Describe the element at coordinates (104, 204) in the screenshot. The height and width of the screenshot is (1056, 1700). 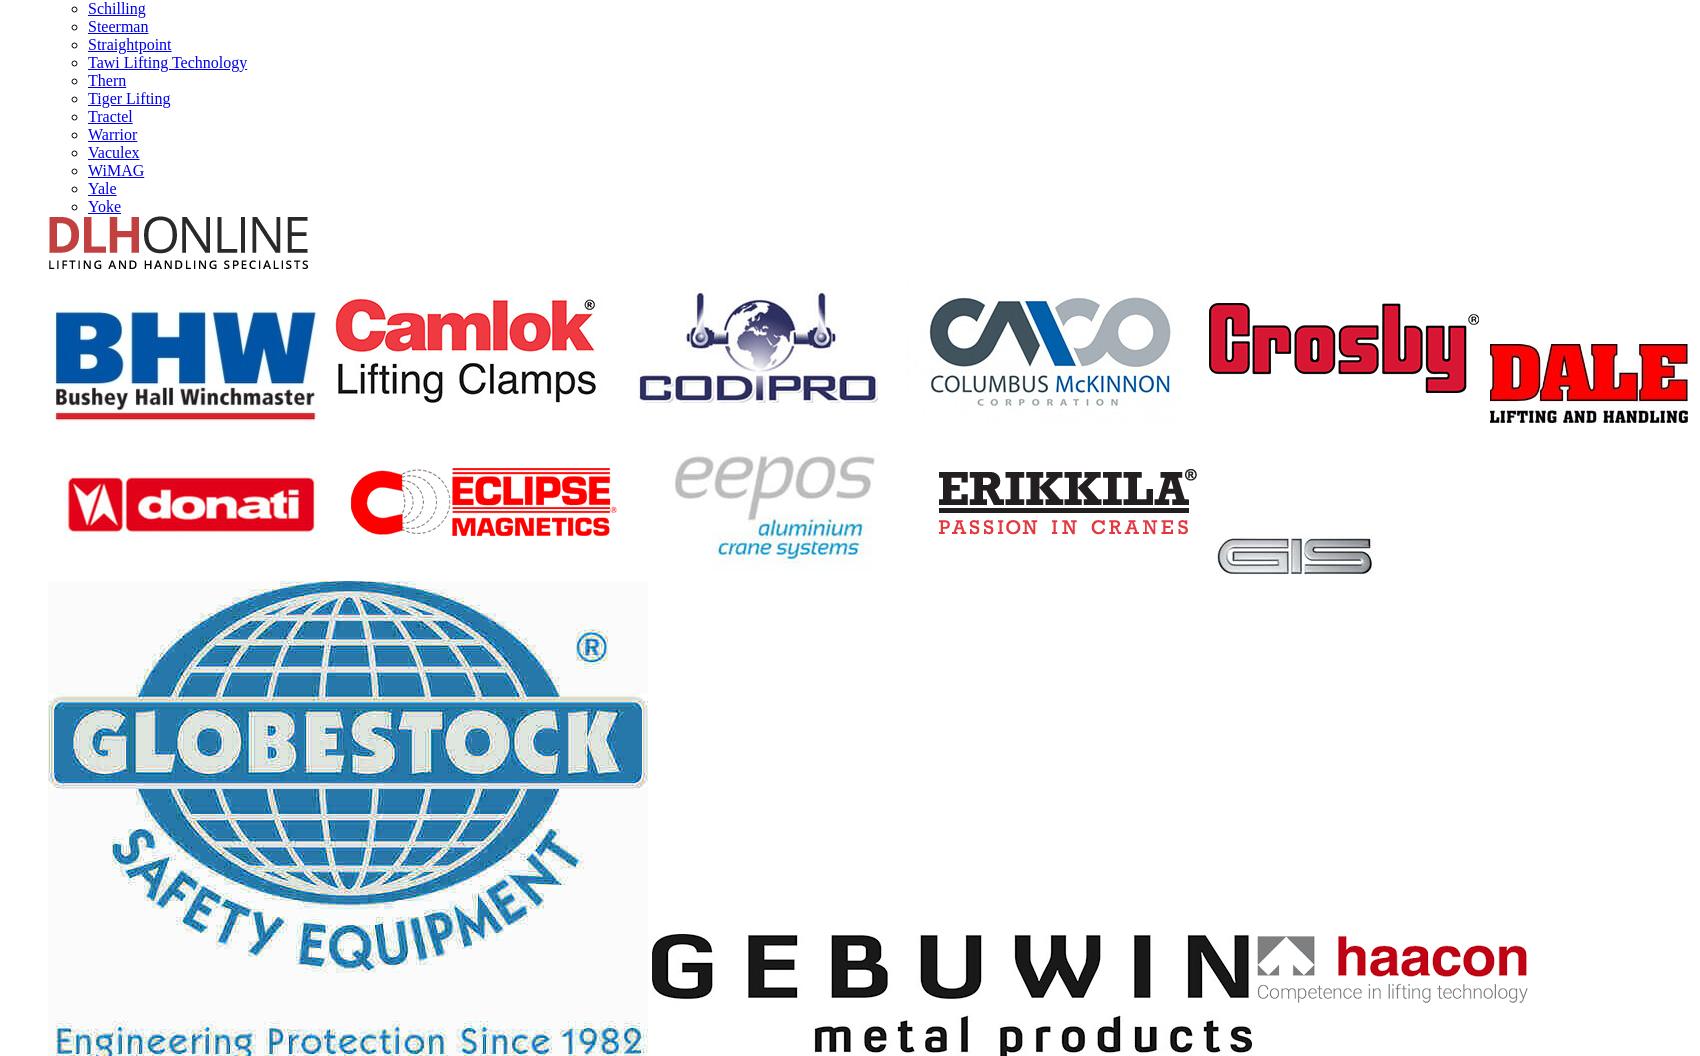
I see `'Yoke'` at that location.